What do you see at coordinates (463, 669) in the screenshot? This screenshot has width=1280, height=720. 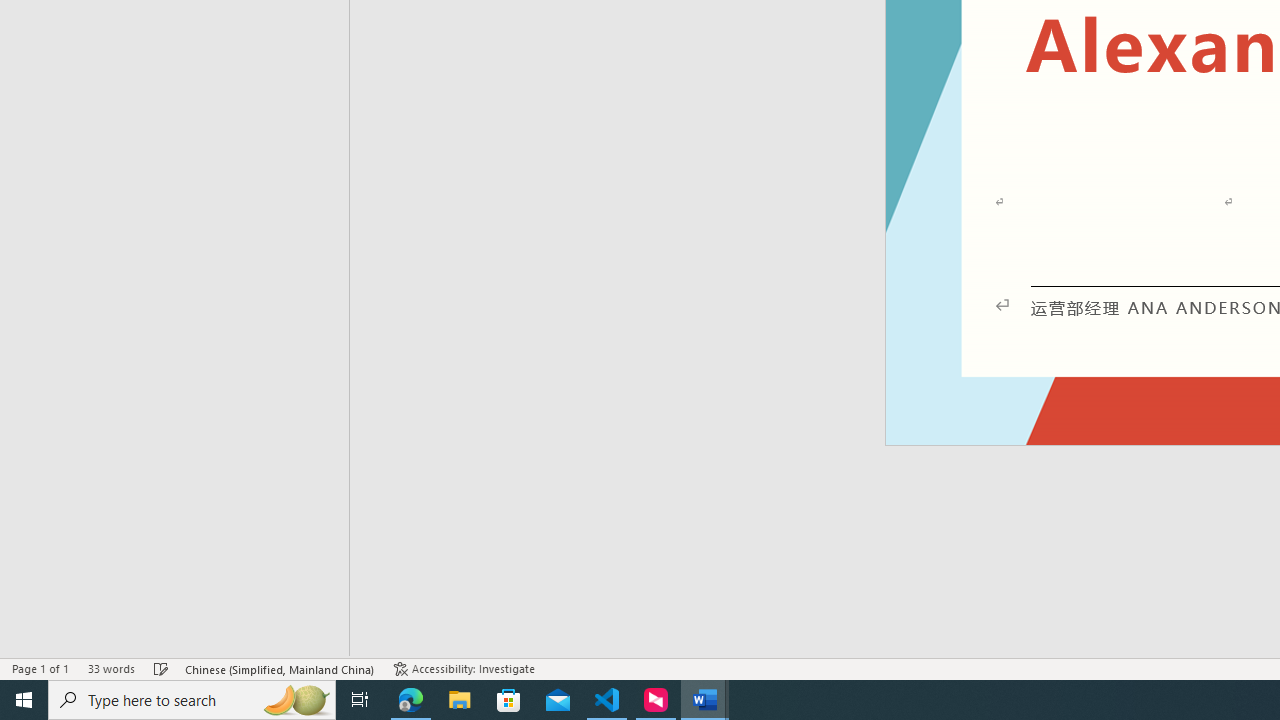 I see `'Accessibility Checker Accessibility: Investigate'` at bounding box center [463, 669].